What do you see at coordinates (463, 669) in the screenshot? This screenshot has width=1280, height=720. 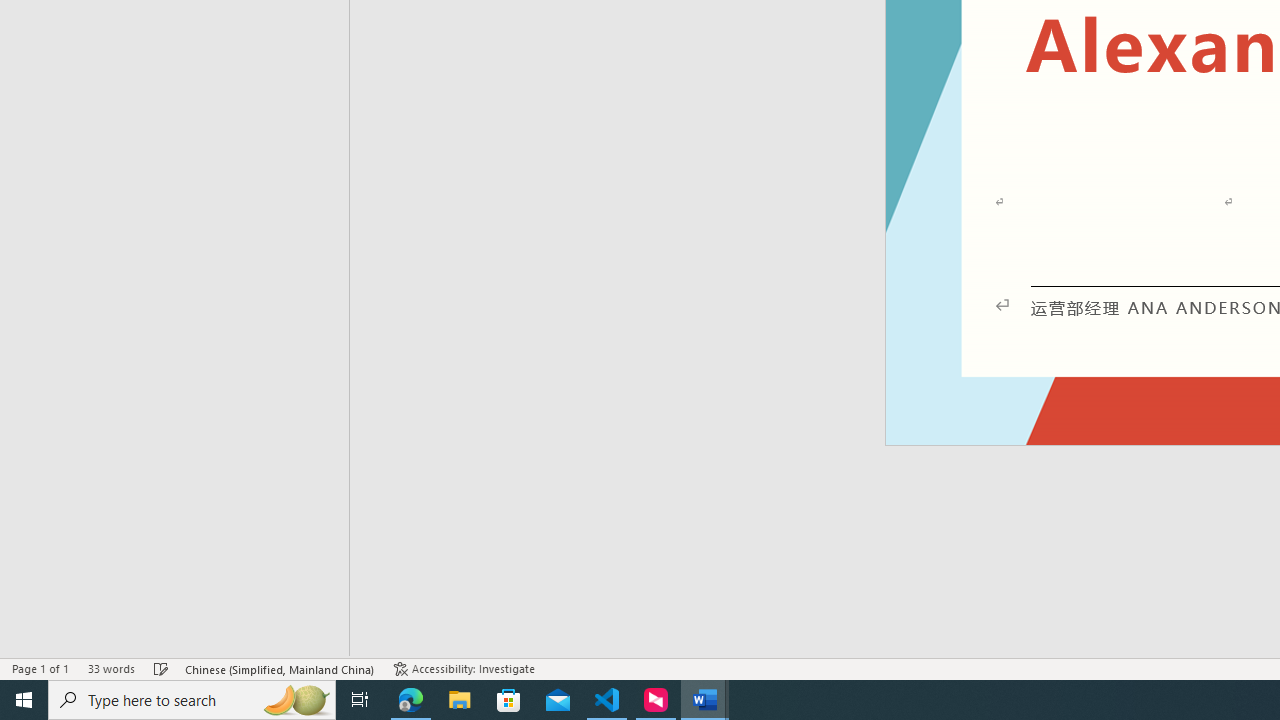 I see `'Accessibility Checker Accessibility: Investigate'` at bounding box center [463, 669].